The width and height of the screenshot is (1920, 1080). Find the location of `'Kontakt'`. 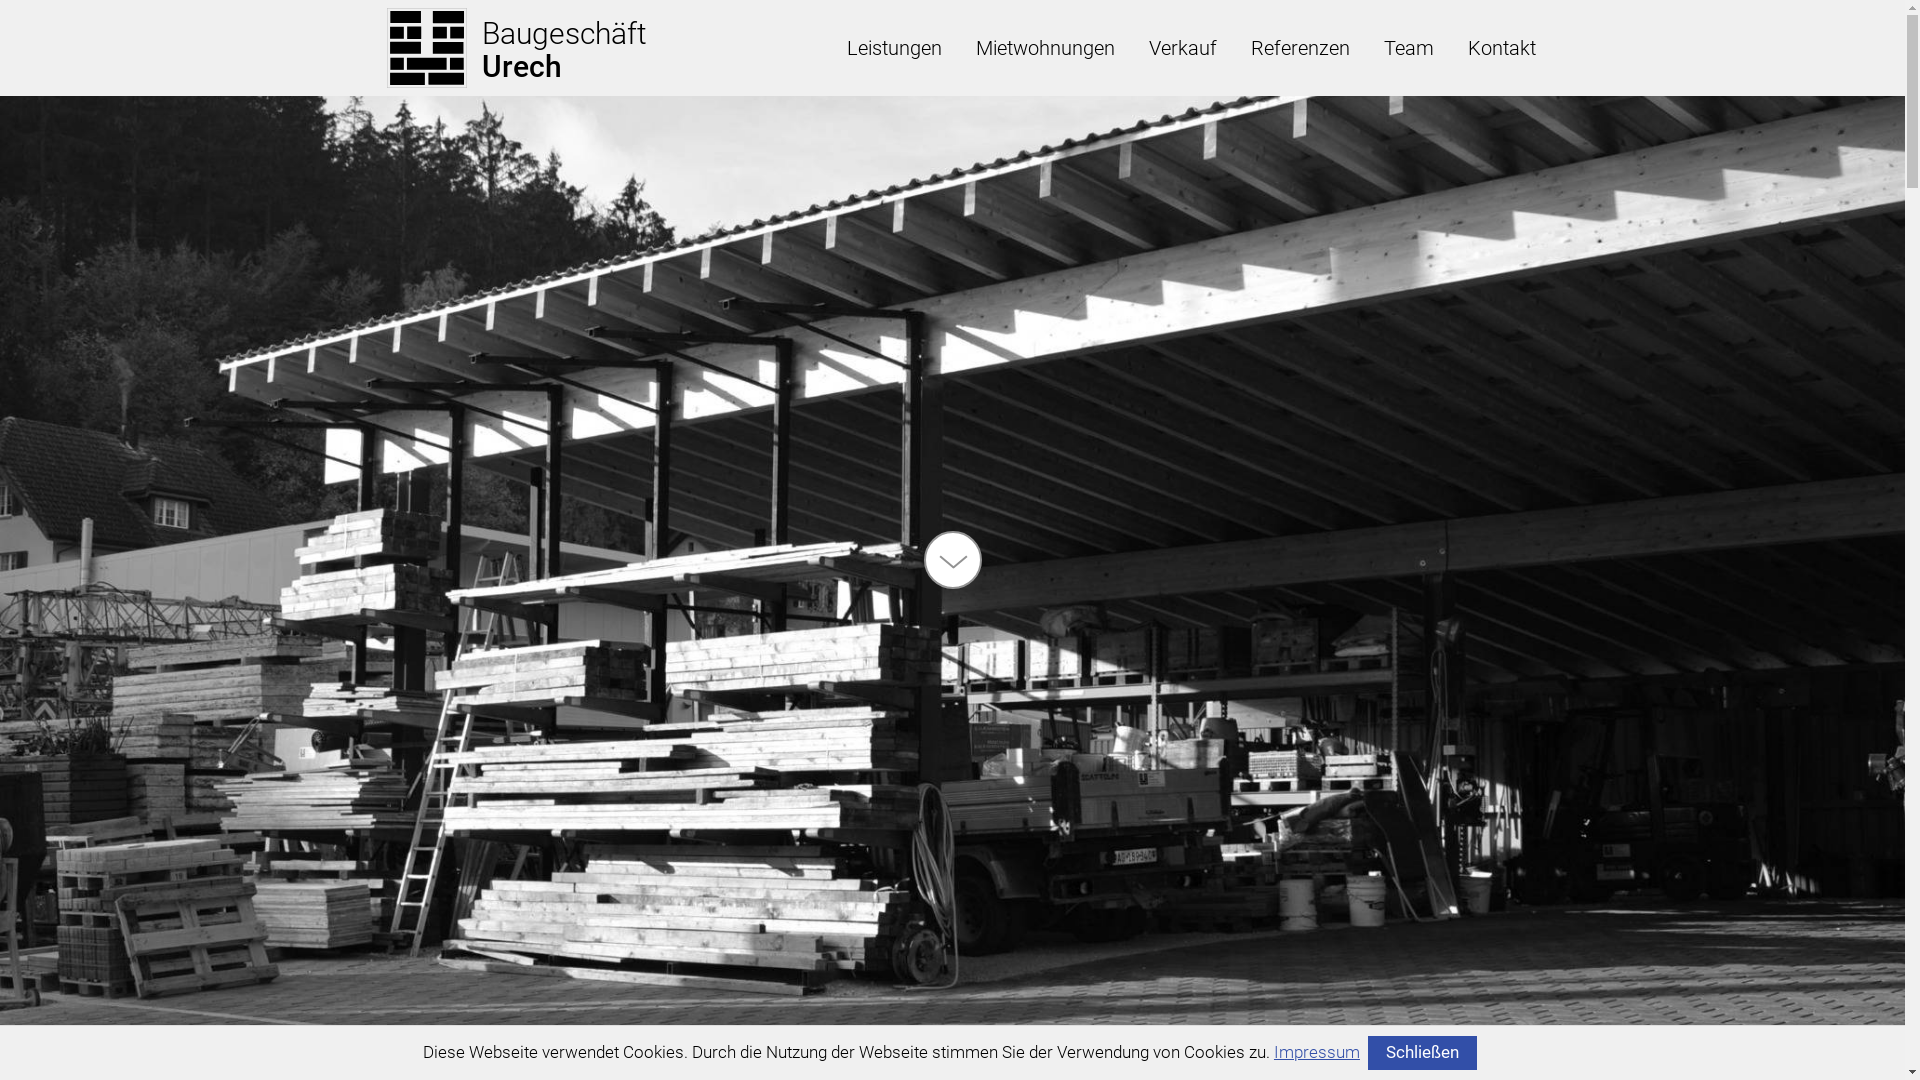

'Kontakt' is located at coordinates (1501, 46).